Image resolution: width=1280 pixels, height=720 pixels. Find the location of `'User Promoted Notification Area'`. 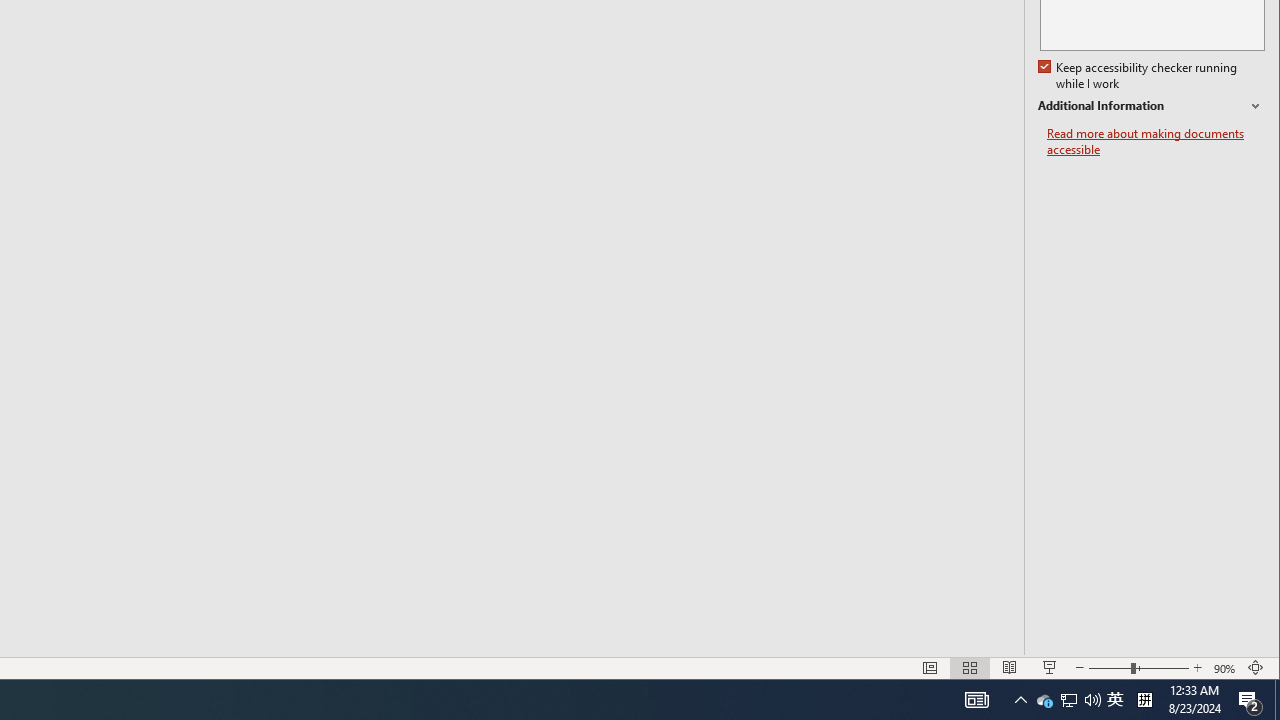

'User Promoted Notification Area' is located at coordinates (1044, 698).